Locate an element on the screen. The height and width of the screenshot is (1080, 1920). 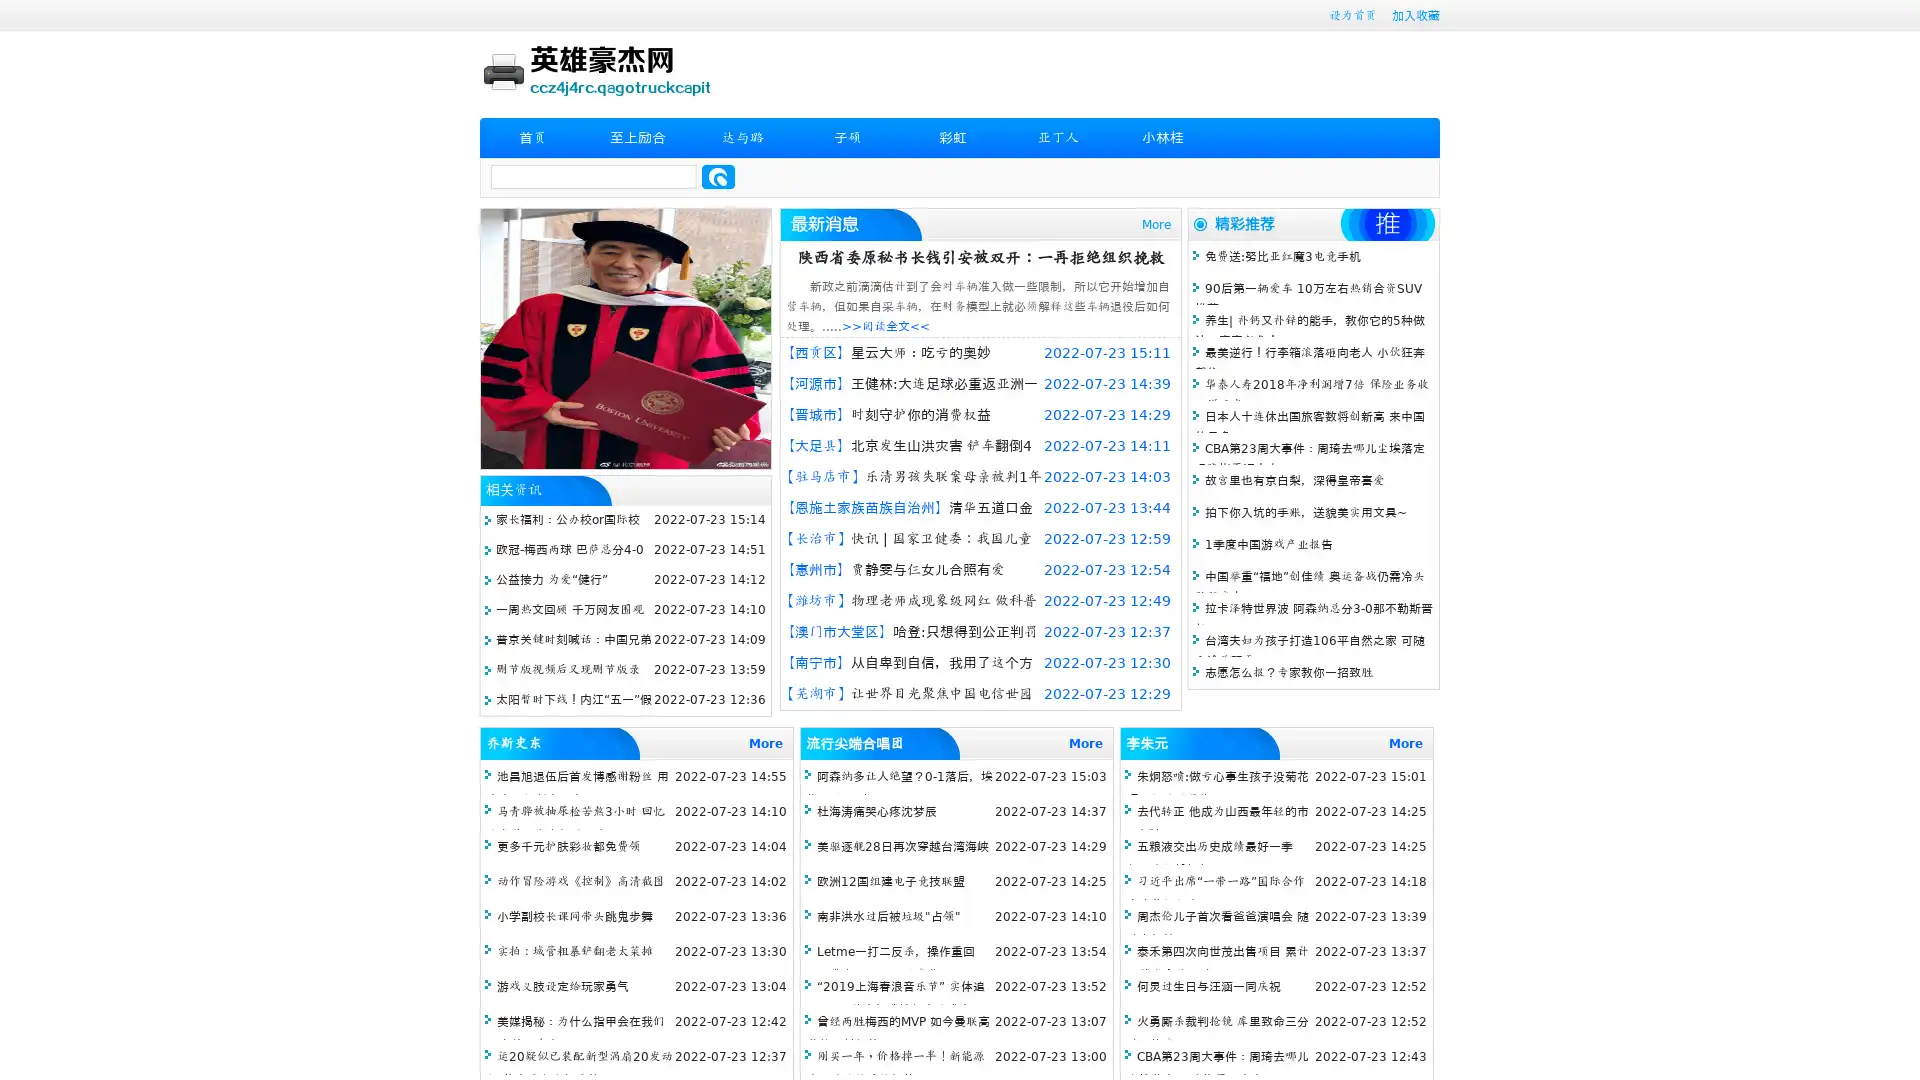
Search is located at coordinates (718, 176).